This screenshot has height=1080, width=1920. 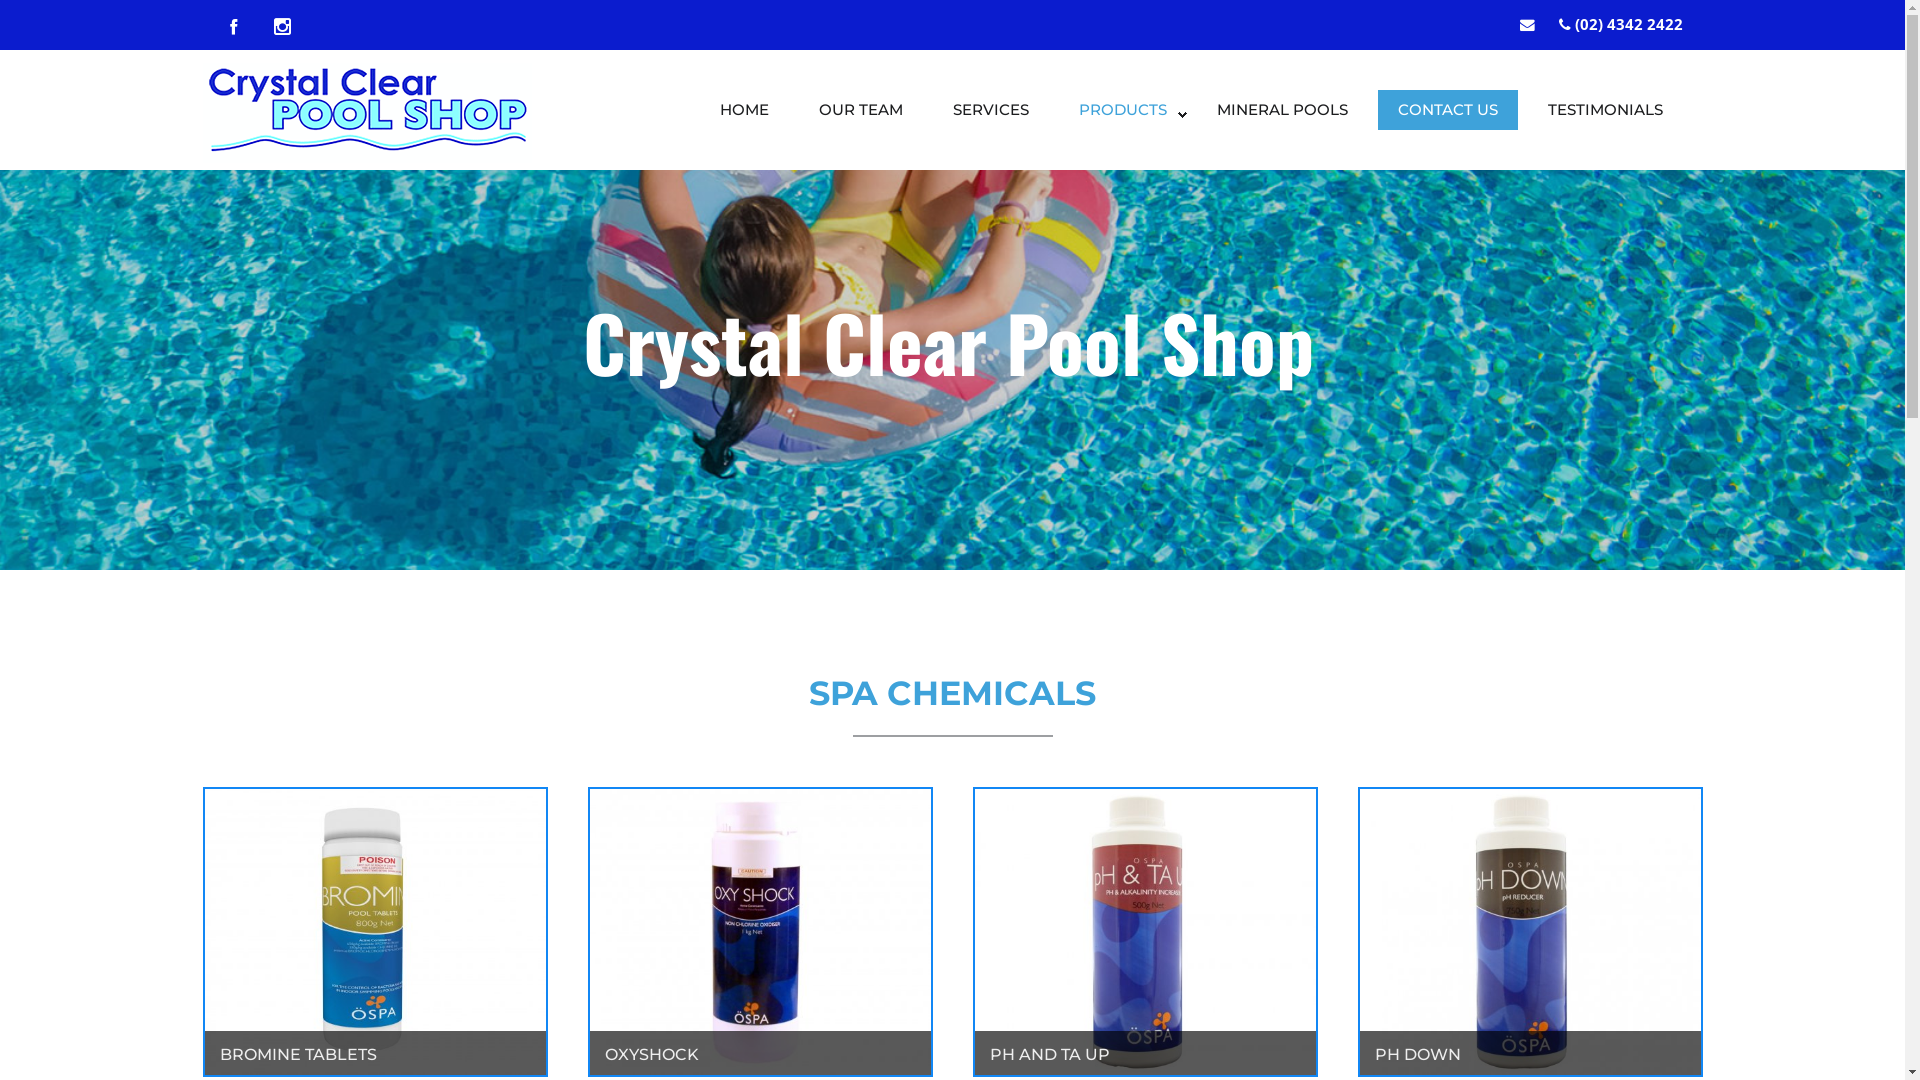 What do you see at coordinates (1415, 1053) in the screenshot?
I see `'PH DOWN'` at bounding box center [1415, 1053].